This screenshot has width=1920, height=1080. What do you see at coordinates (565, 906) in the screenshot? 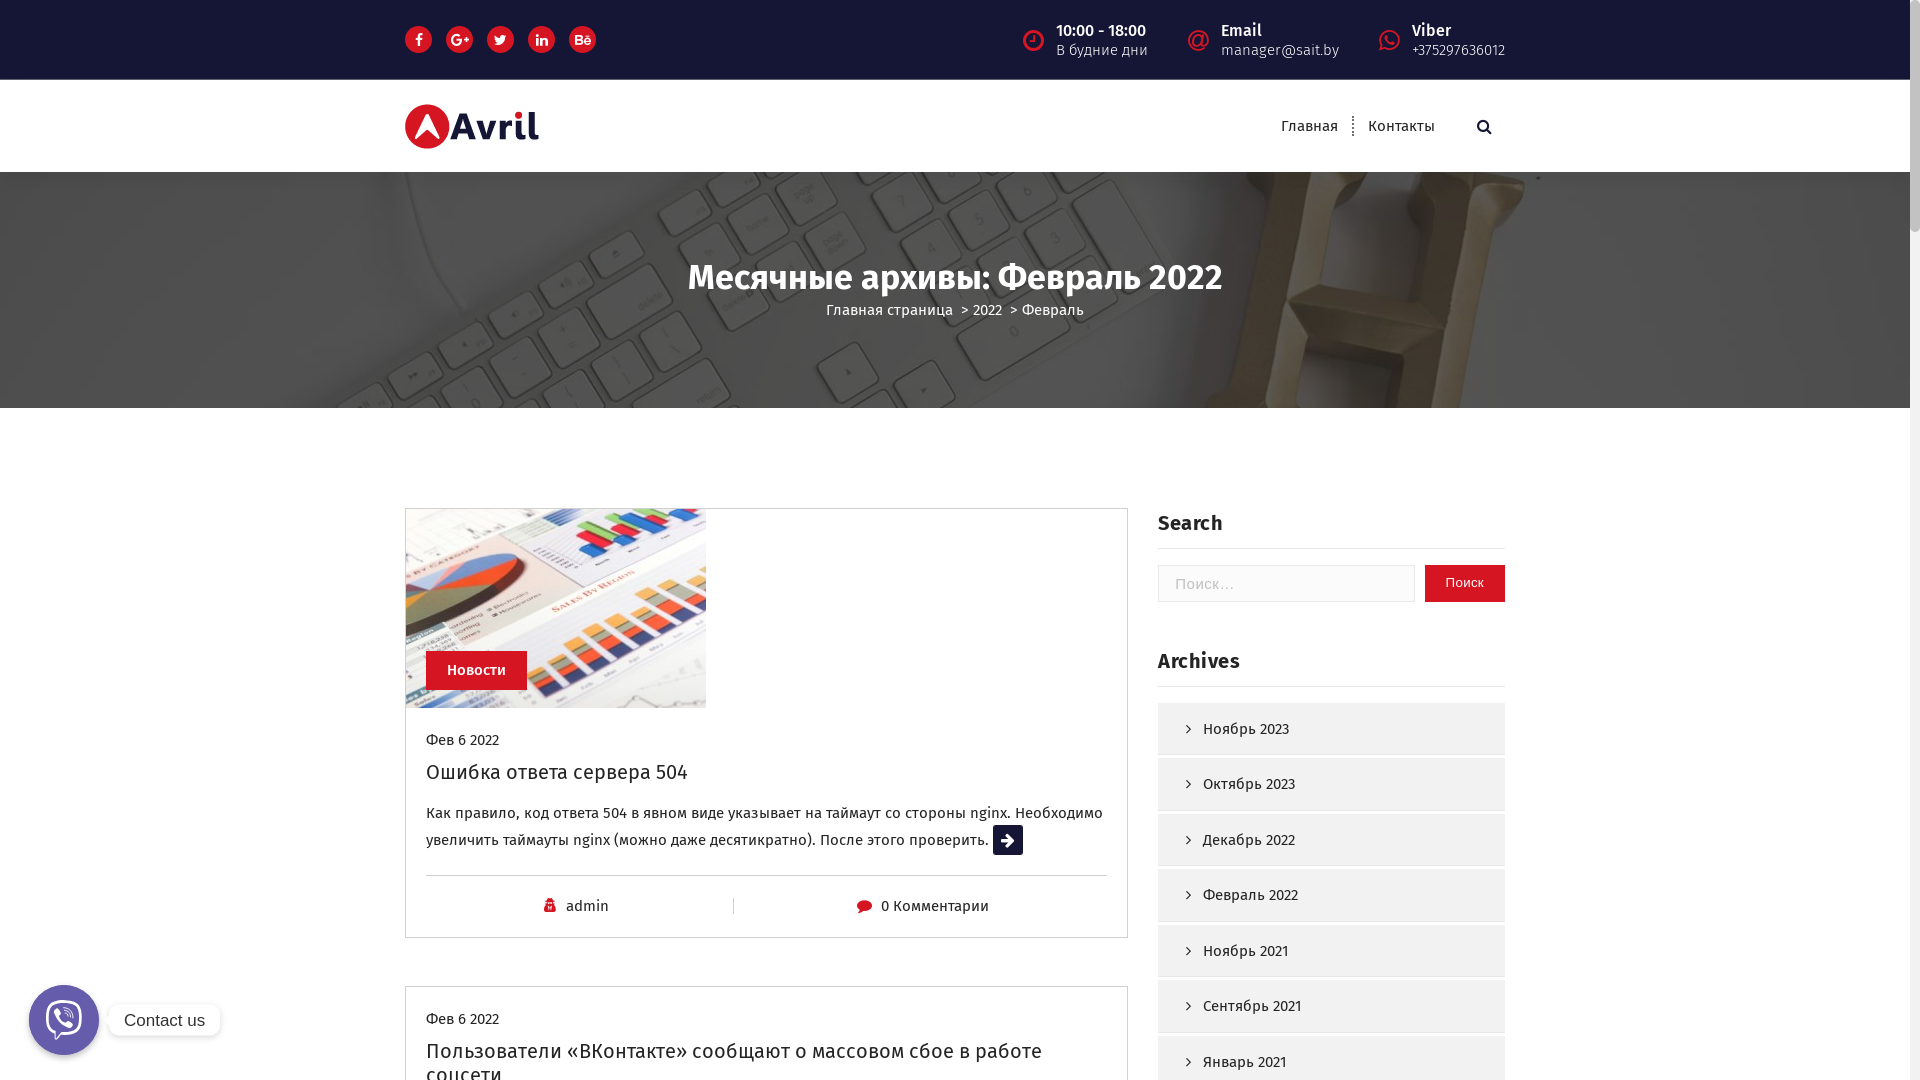
I see `'admin'` at bounding box center [565, 906].